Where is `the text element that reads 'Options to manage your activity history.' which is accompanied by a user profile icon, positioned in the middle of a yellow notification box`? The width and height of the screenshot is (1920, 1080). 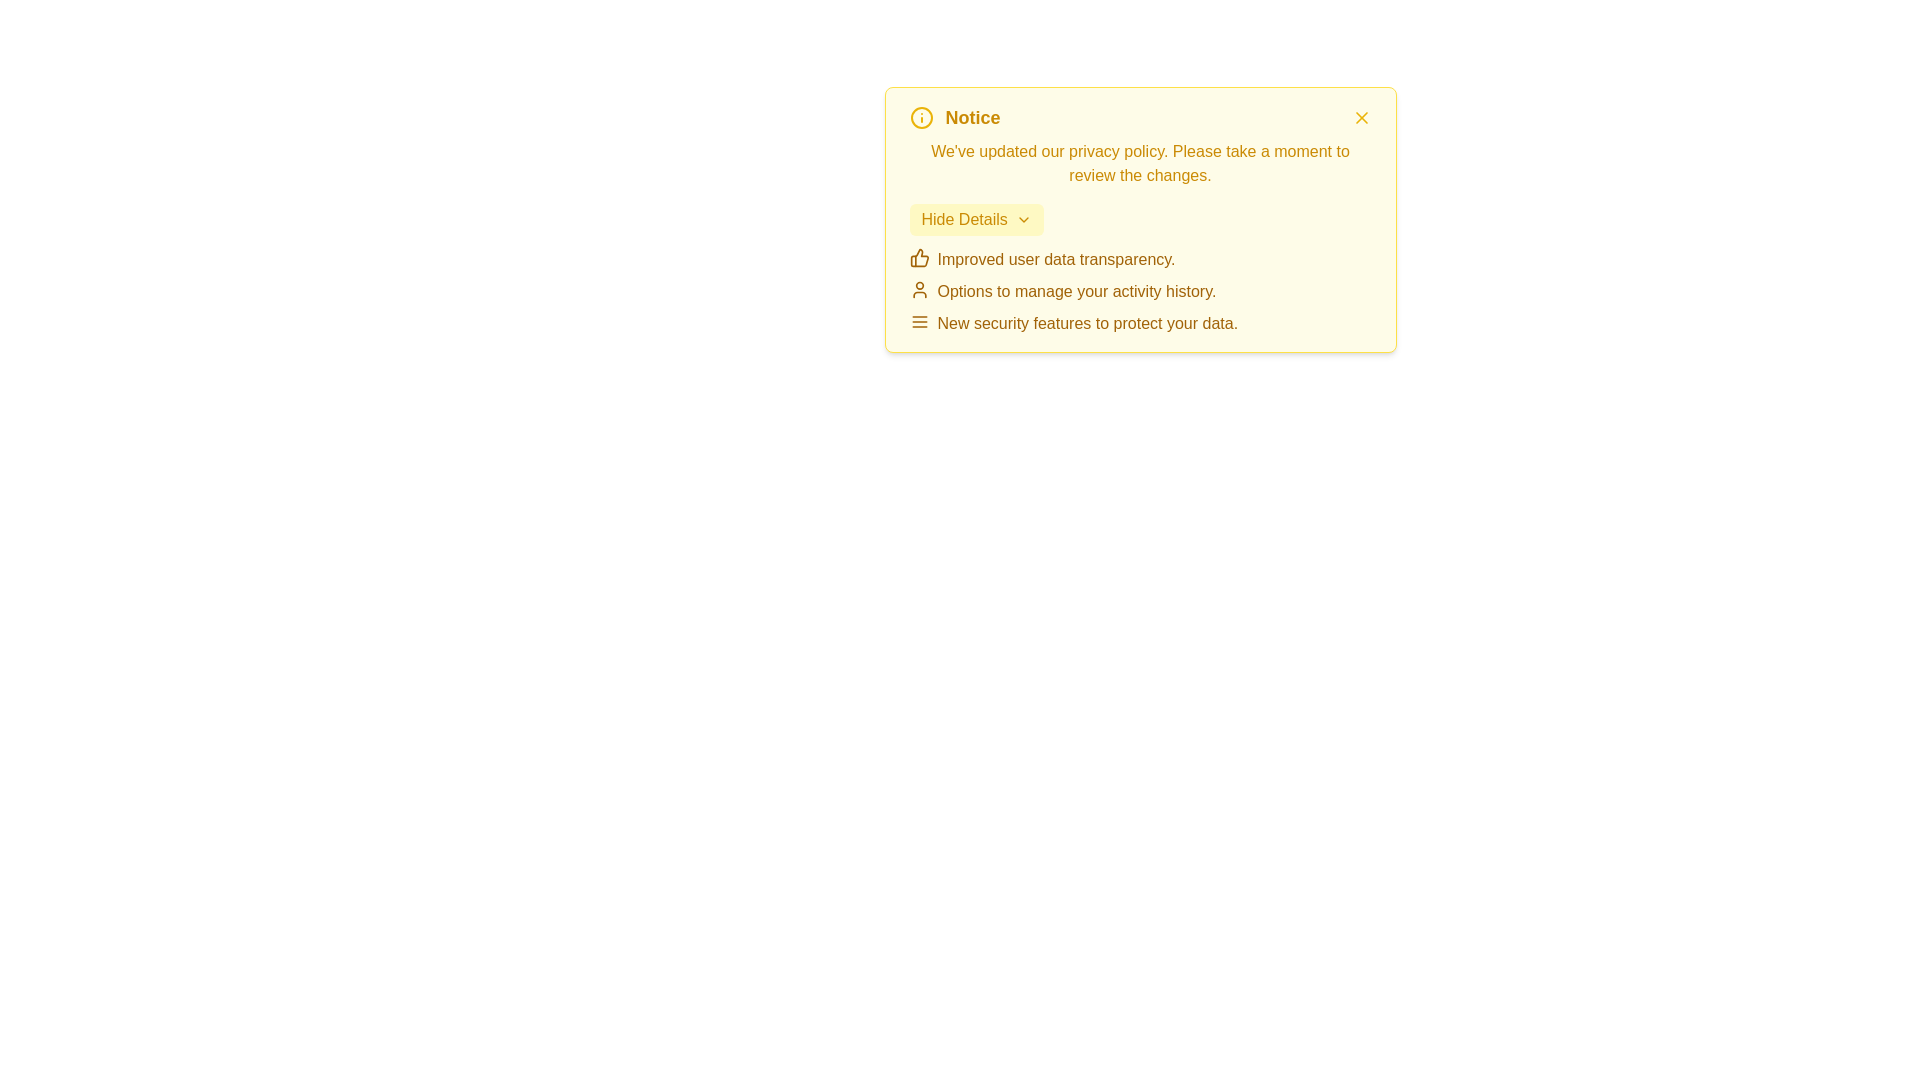 the text element that reads 'Options to manage your activity history.' which is accompanied by a user profile icon, positioned in the middle of a yellow notification box is located at coordinates (1140, 292).